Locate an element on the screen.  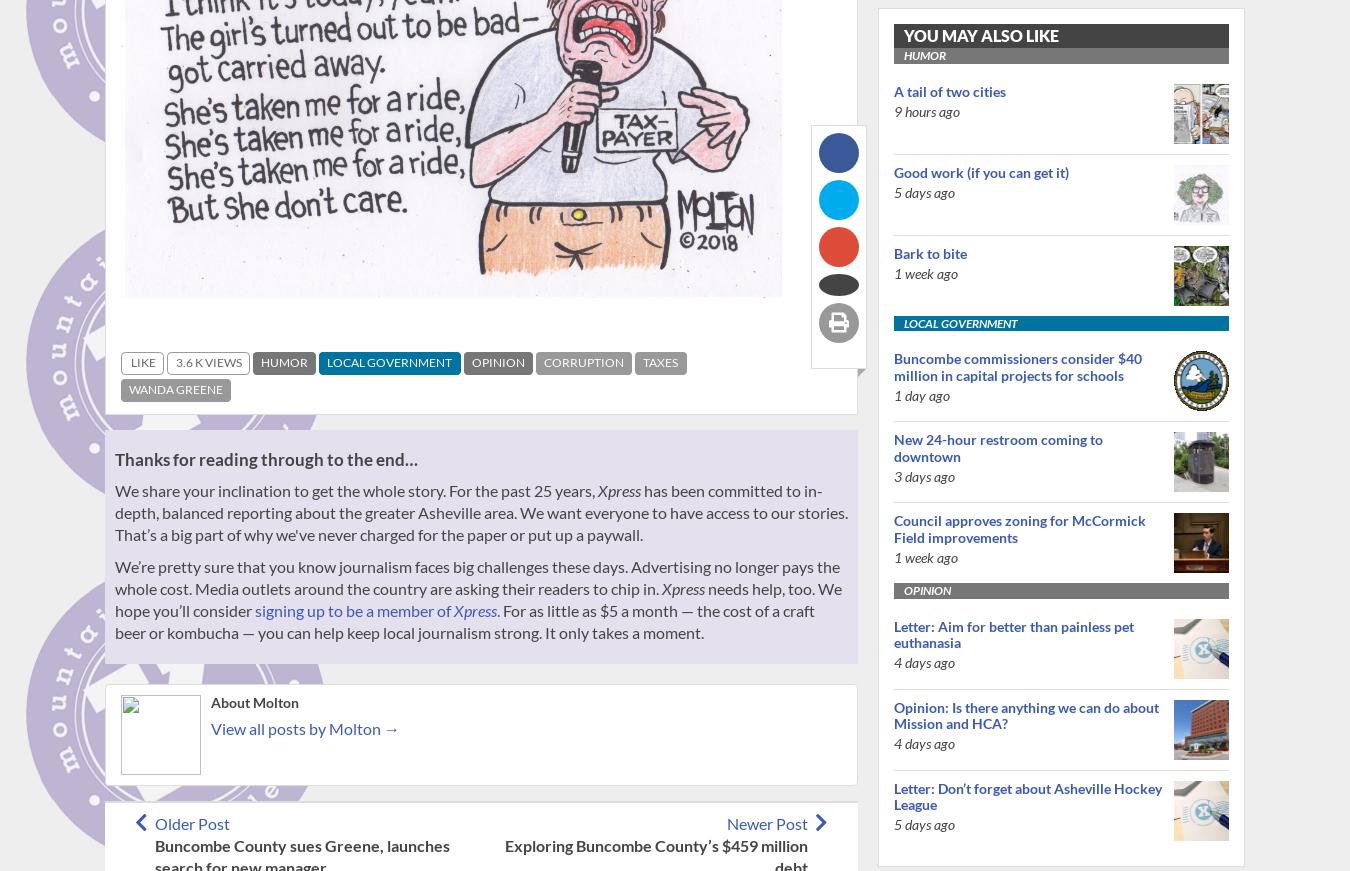
'Good work (if you can get it)' is located at coordinates (980, 171).